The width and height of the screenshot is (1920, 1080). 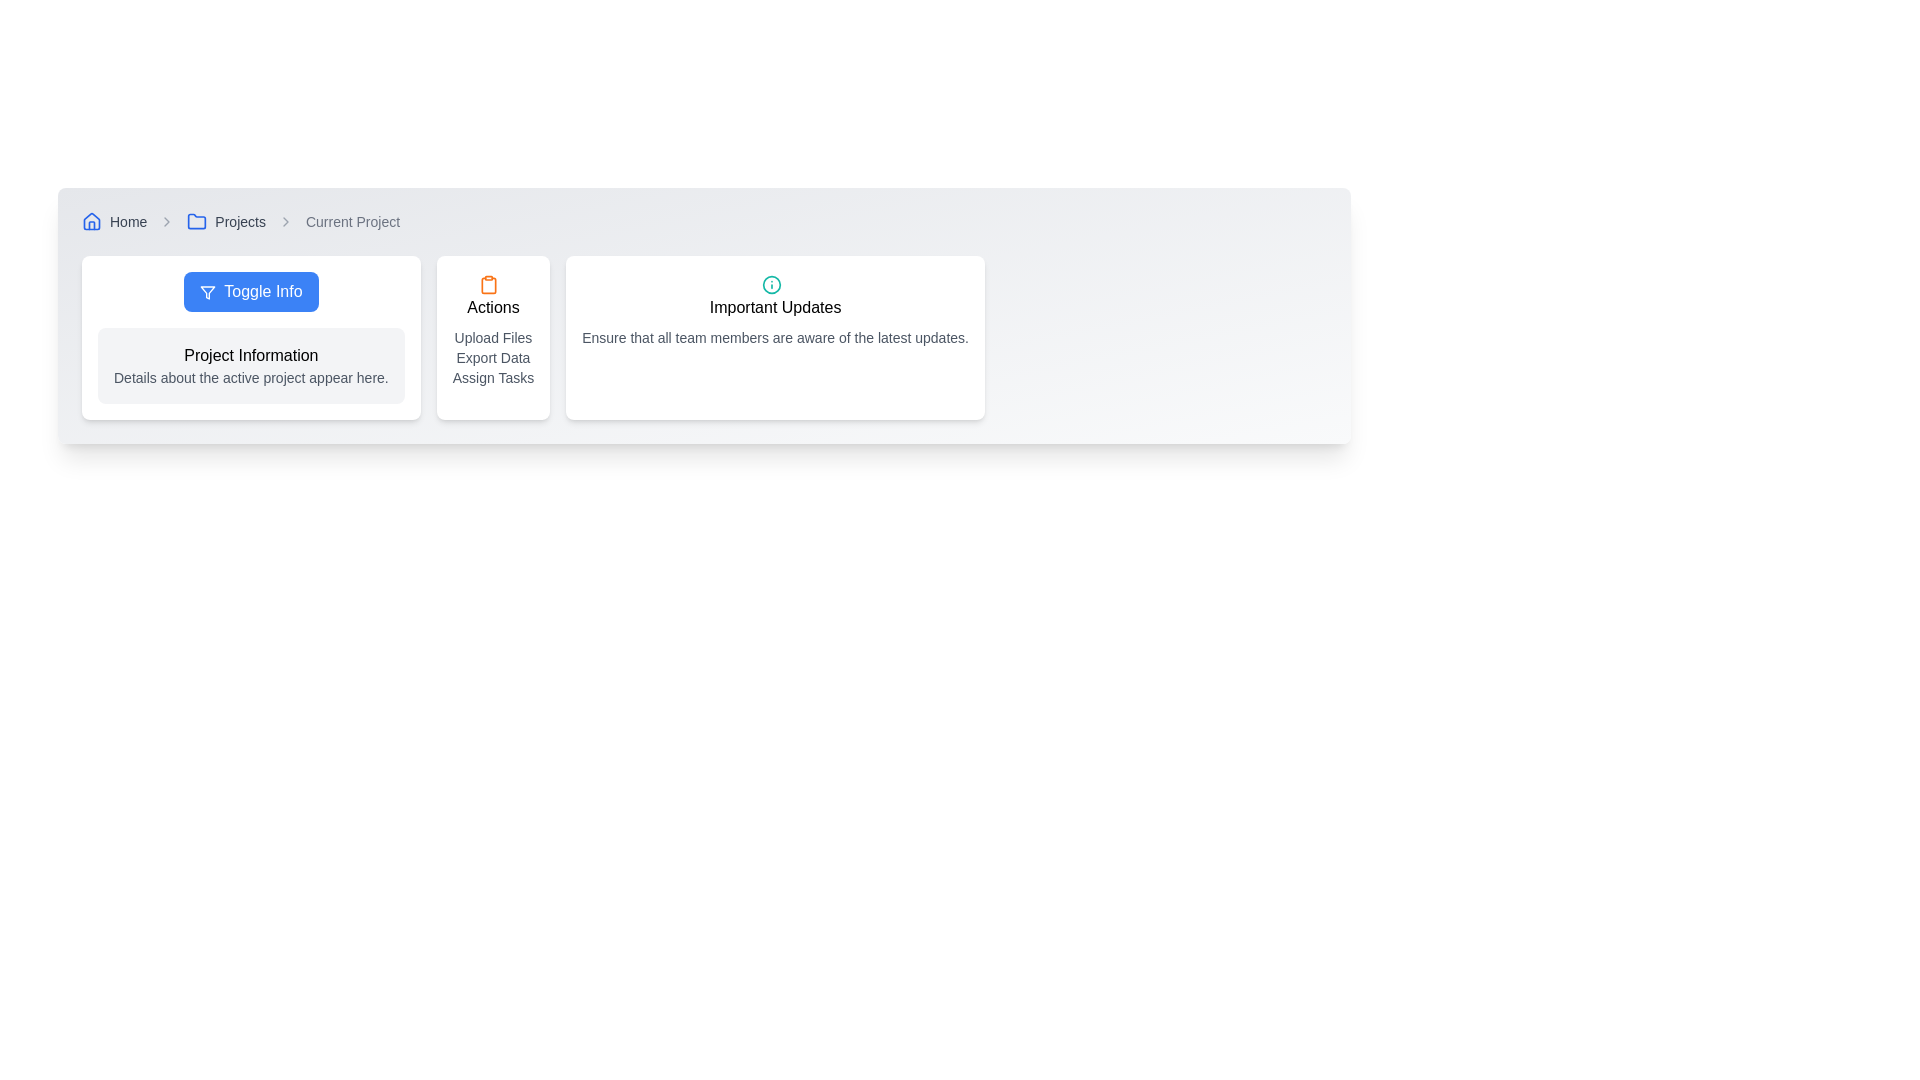 What do you see at coordinates (127, 222) in the screenshot?
I see `the first breadcrumb hyperlink, which is located next to a house icon in the breadcrumb navigation` at bounding box center [127, 222].